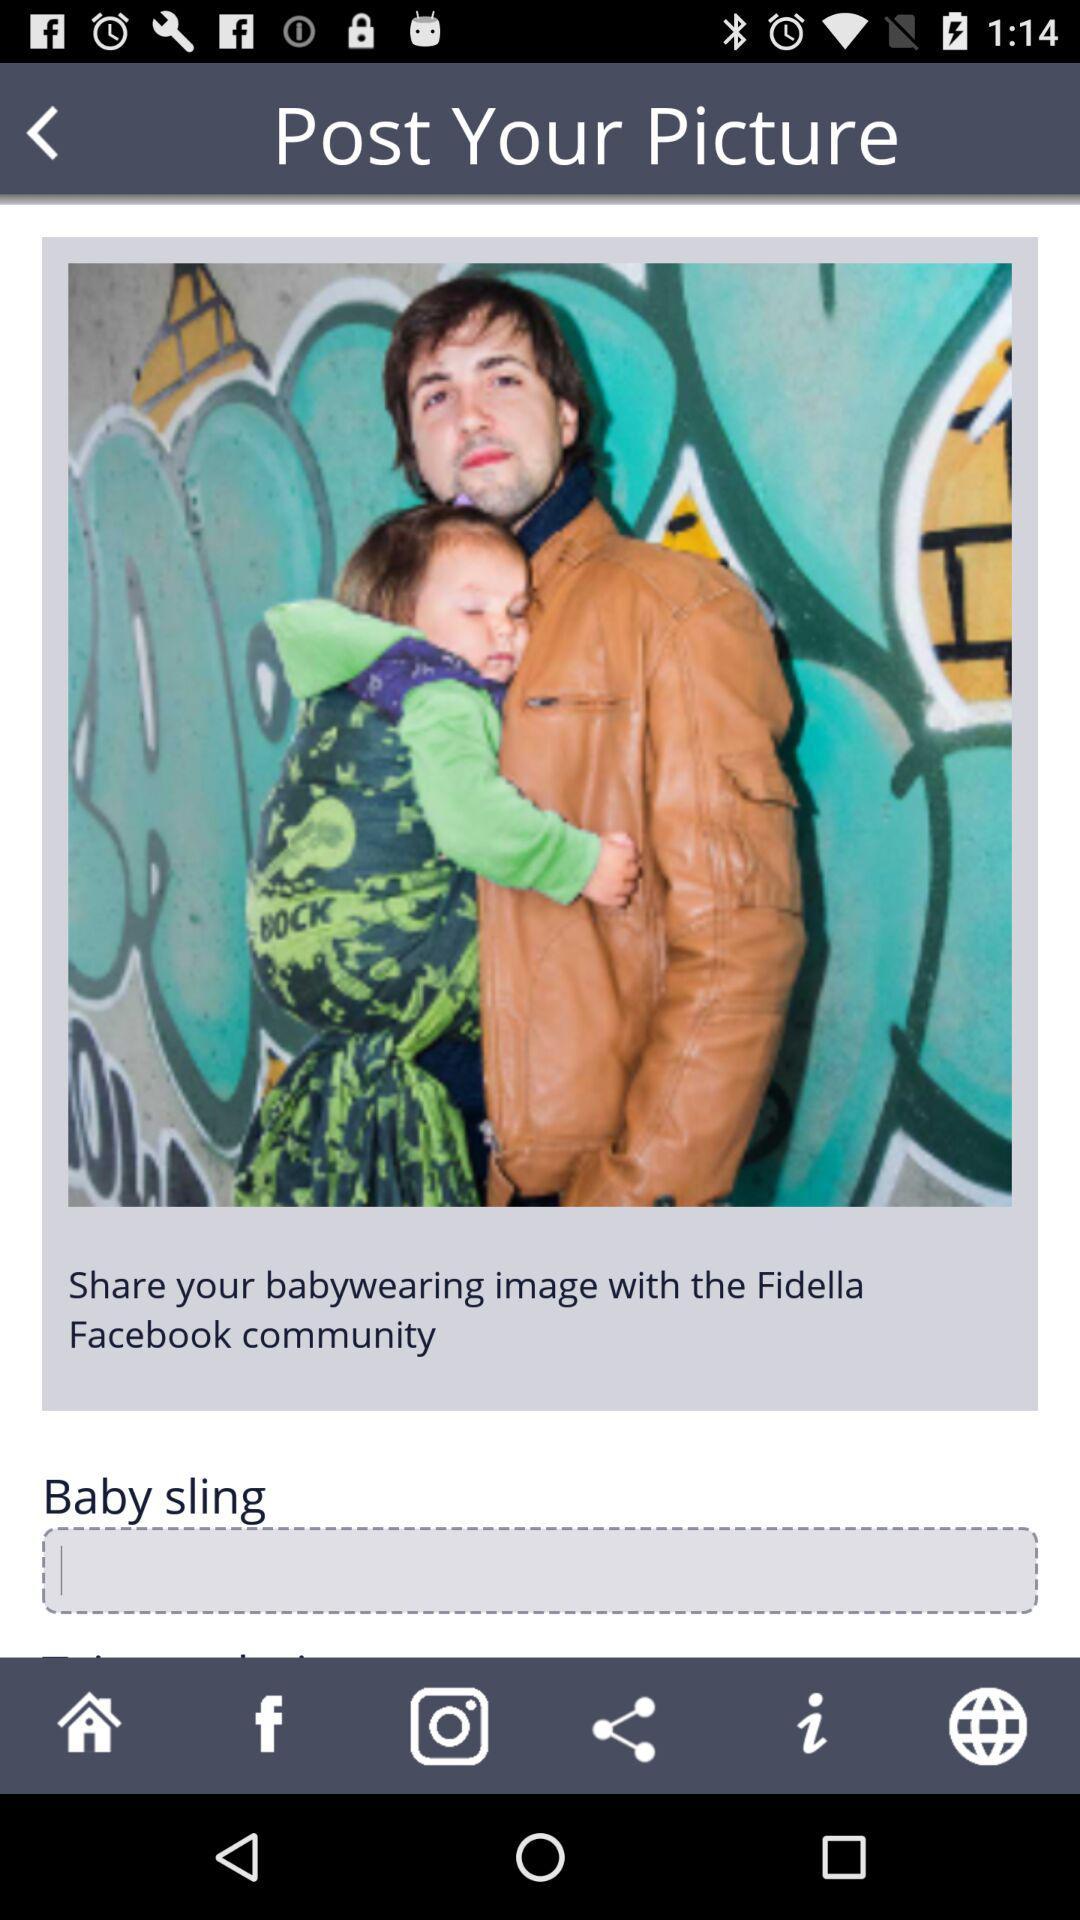 The height and width of the screenshot is (1920, 1080). I want to click on the facebook icon, so click(270, 1846).